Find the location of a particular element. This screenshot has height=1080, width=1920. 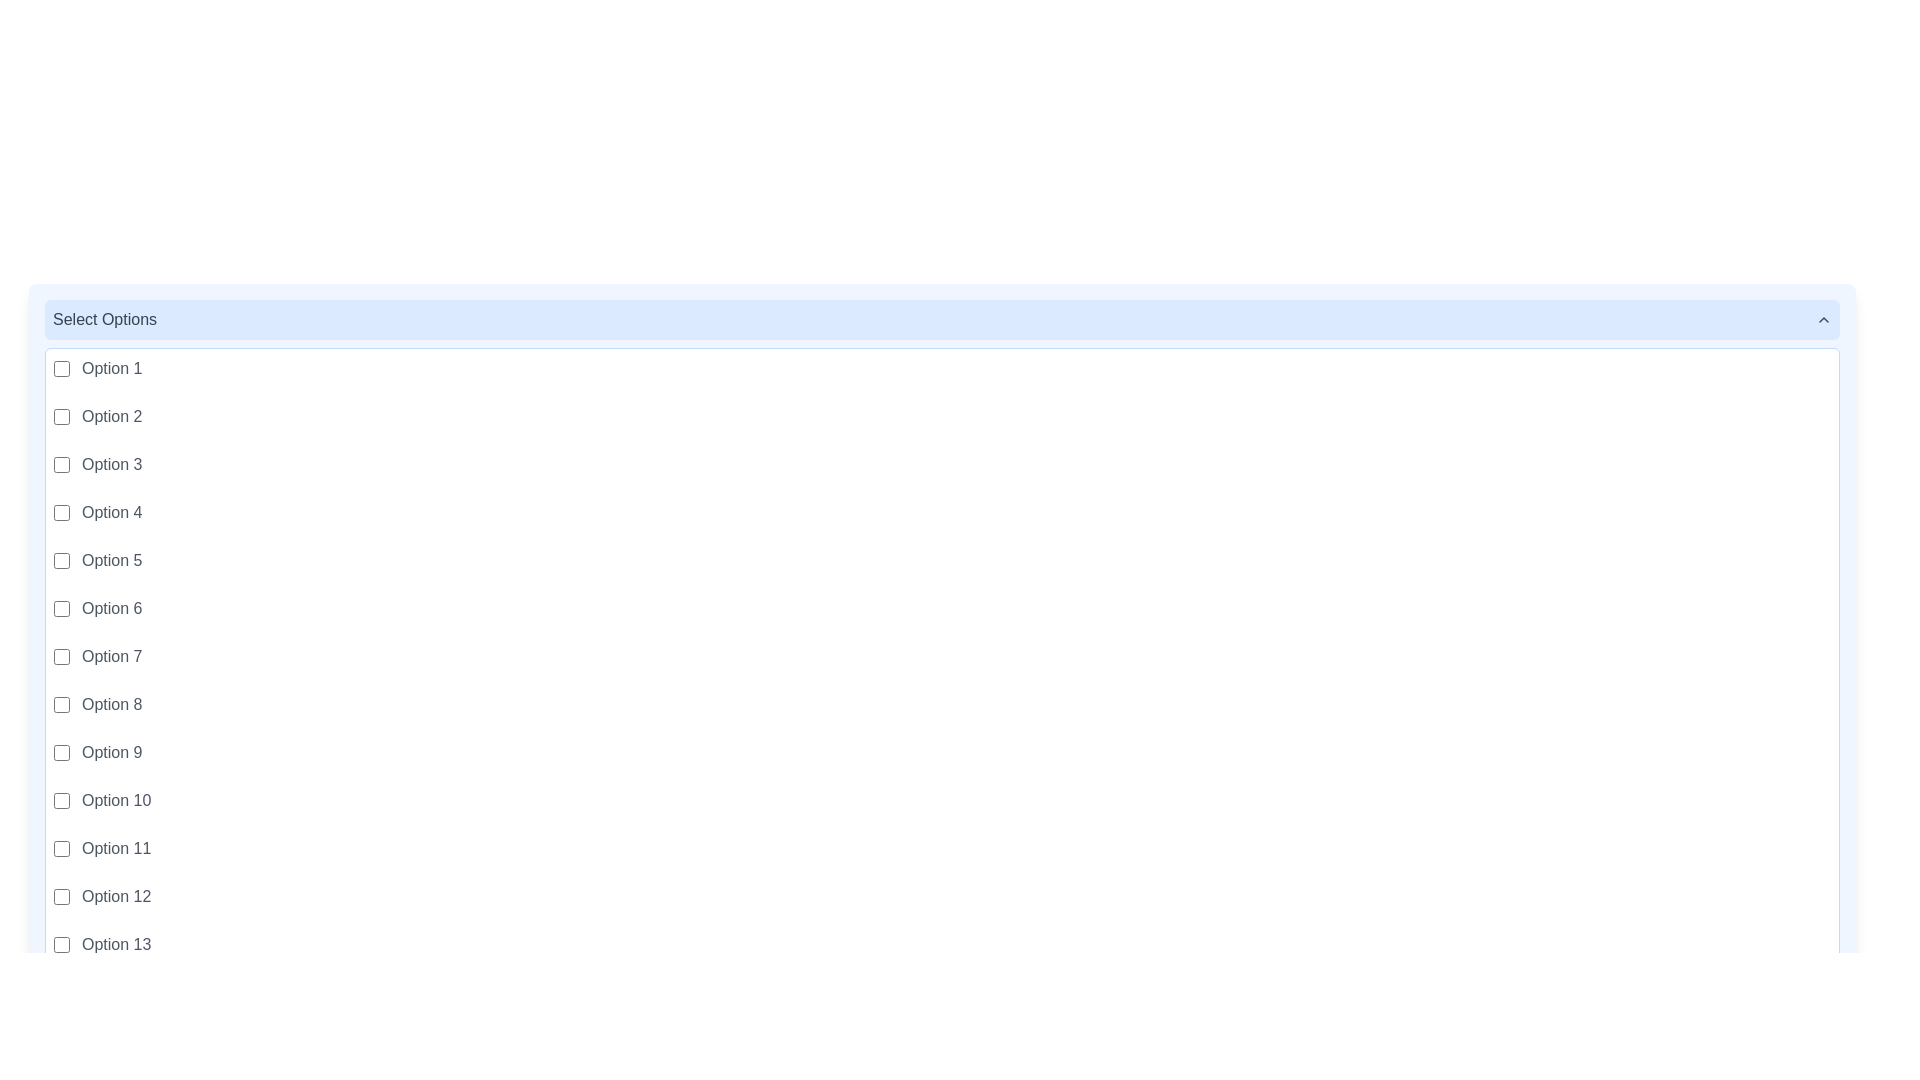

the checkbox associated with 'Option 9' is located at coordinates (62, 752).